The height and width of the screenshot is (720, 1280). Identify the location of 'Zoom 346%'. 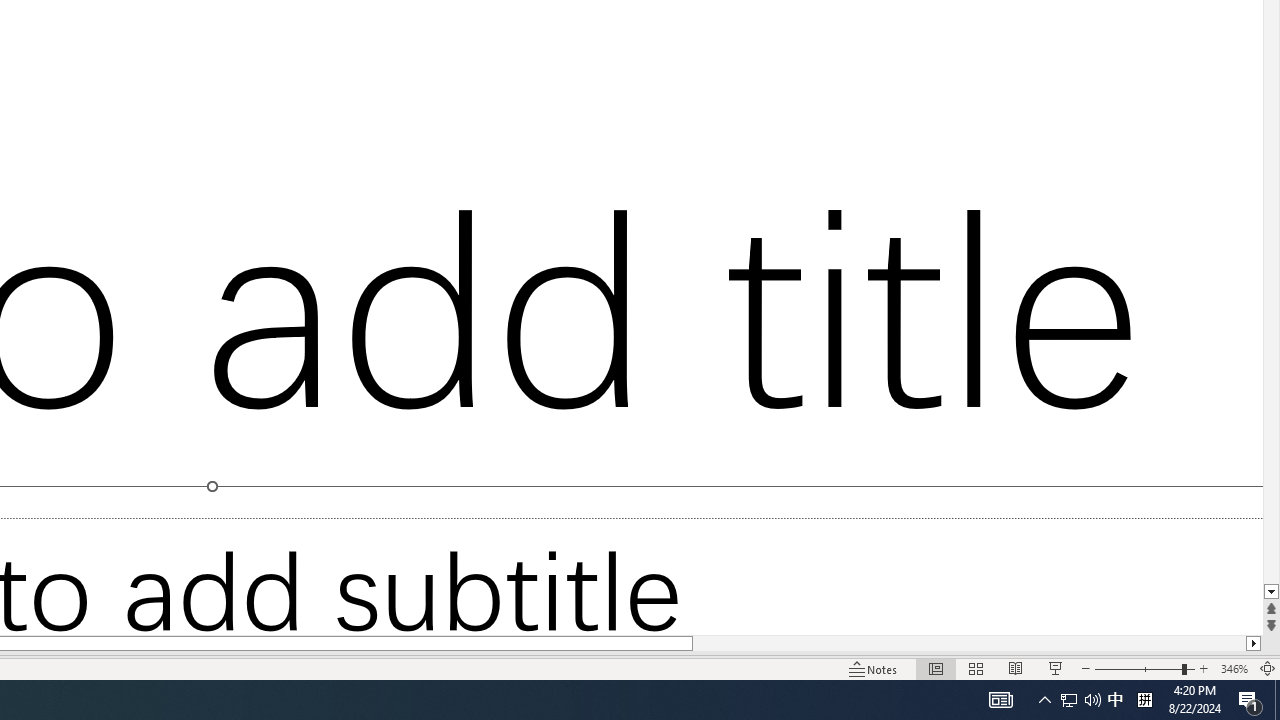
(1233, 669).